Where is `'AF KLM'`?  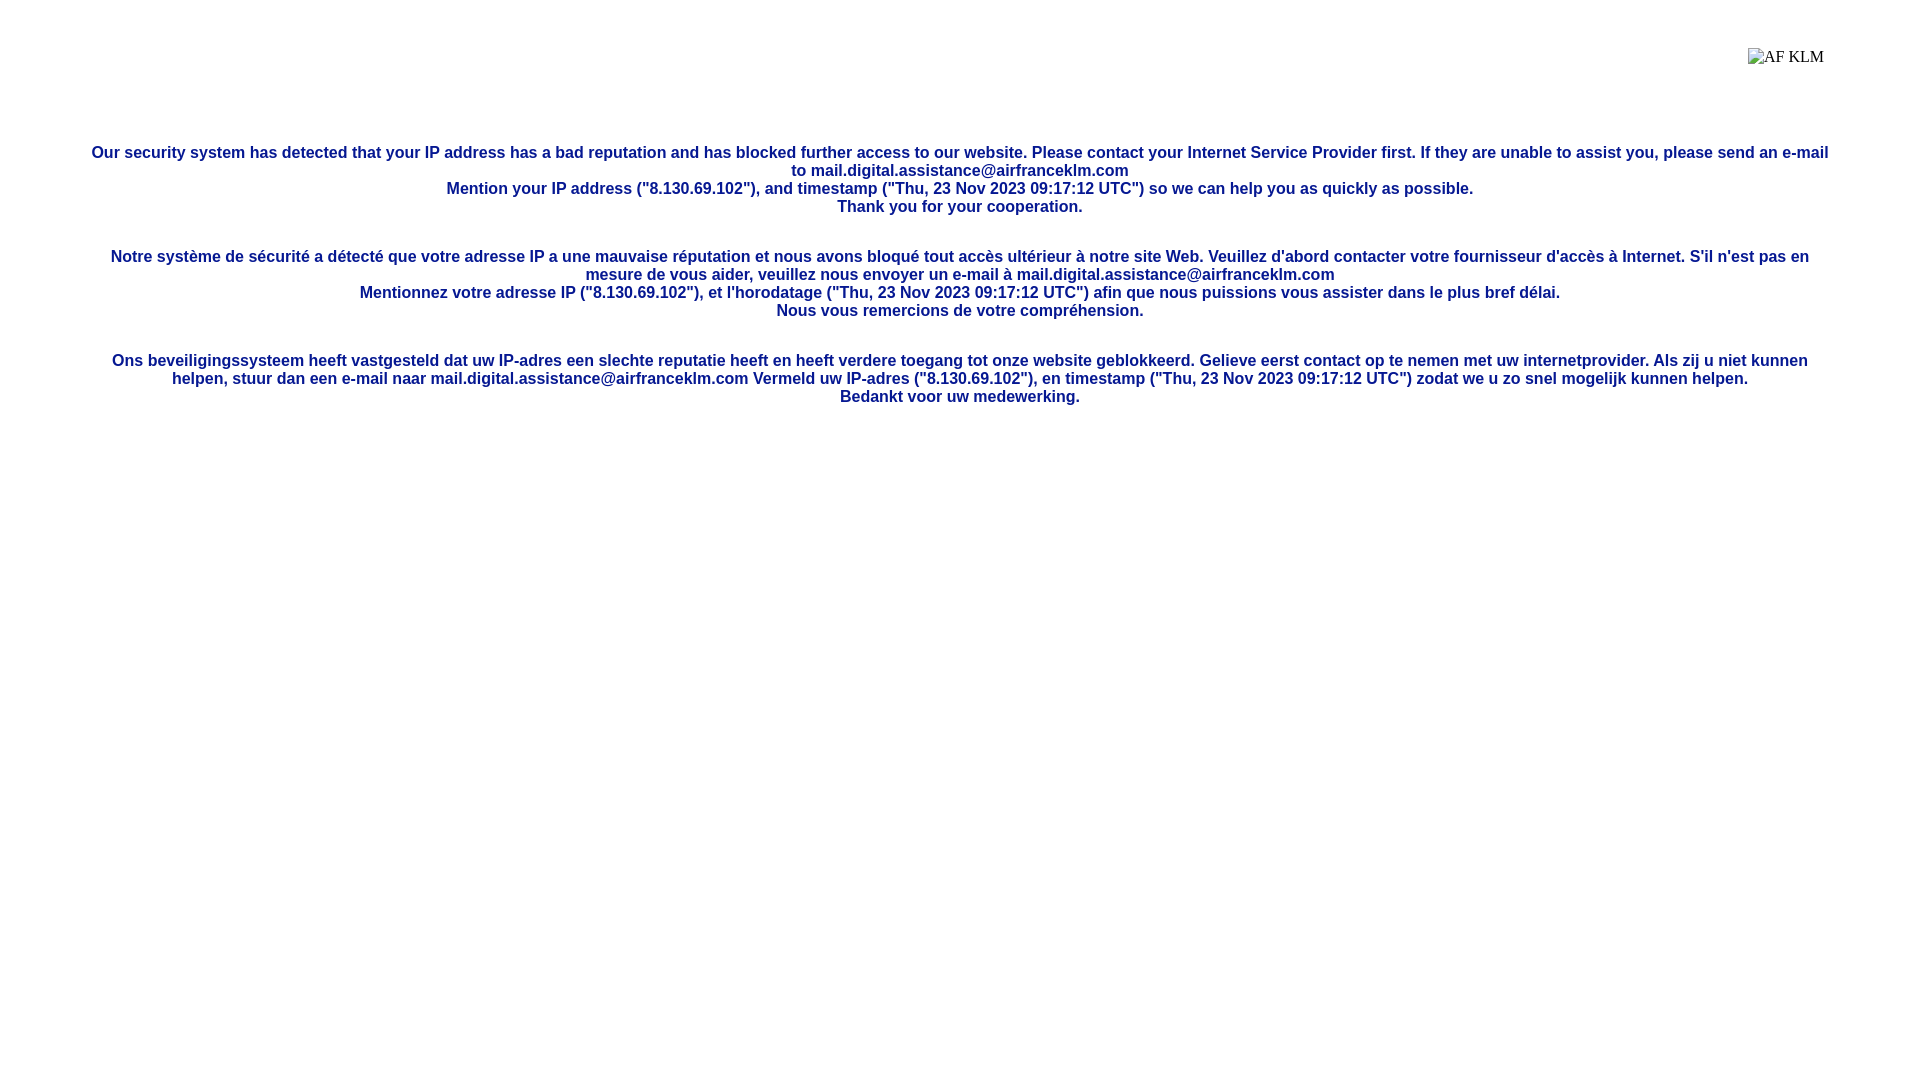
'AF KLM' is located at coordinates (1785, 71).